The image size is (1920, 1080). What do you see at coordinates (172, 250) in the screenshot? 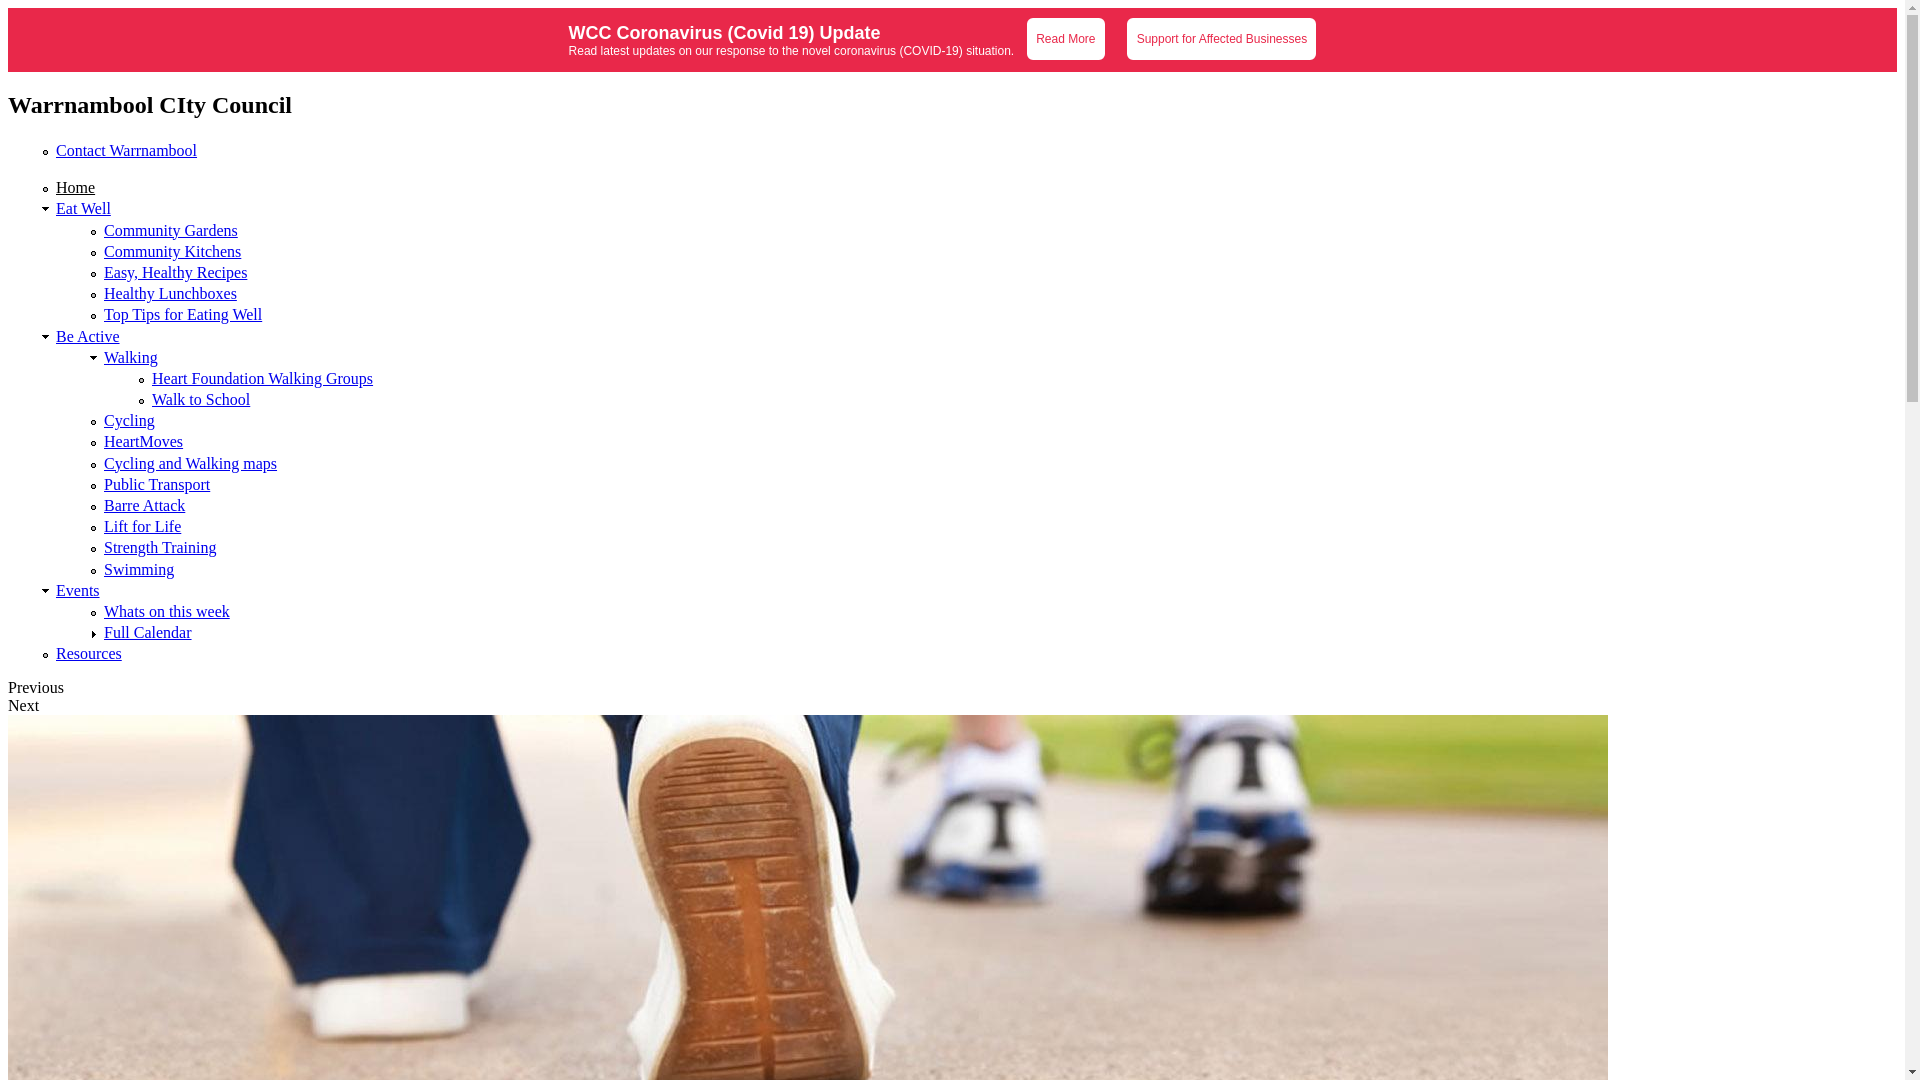
I see `'Community Kitchens'` at bounding box center [172, 250].